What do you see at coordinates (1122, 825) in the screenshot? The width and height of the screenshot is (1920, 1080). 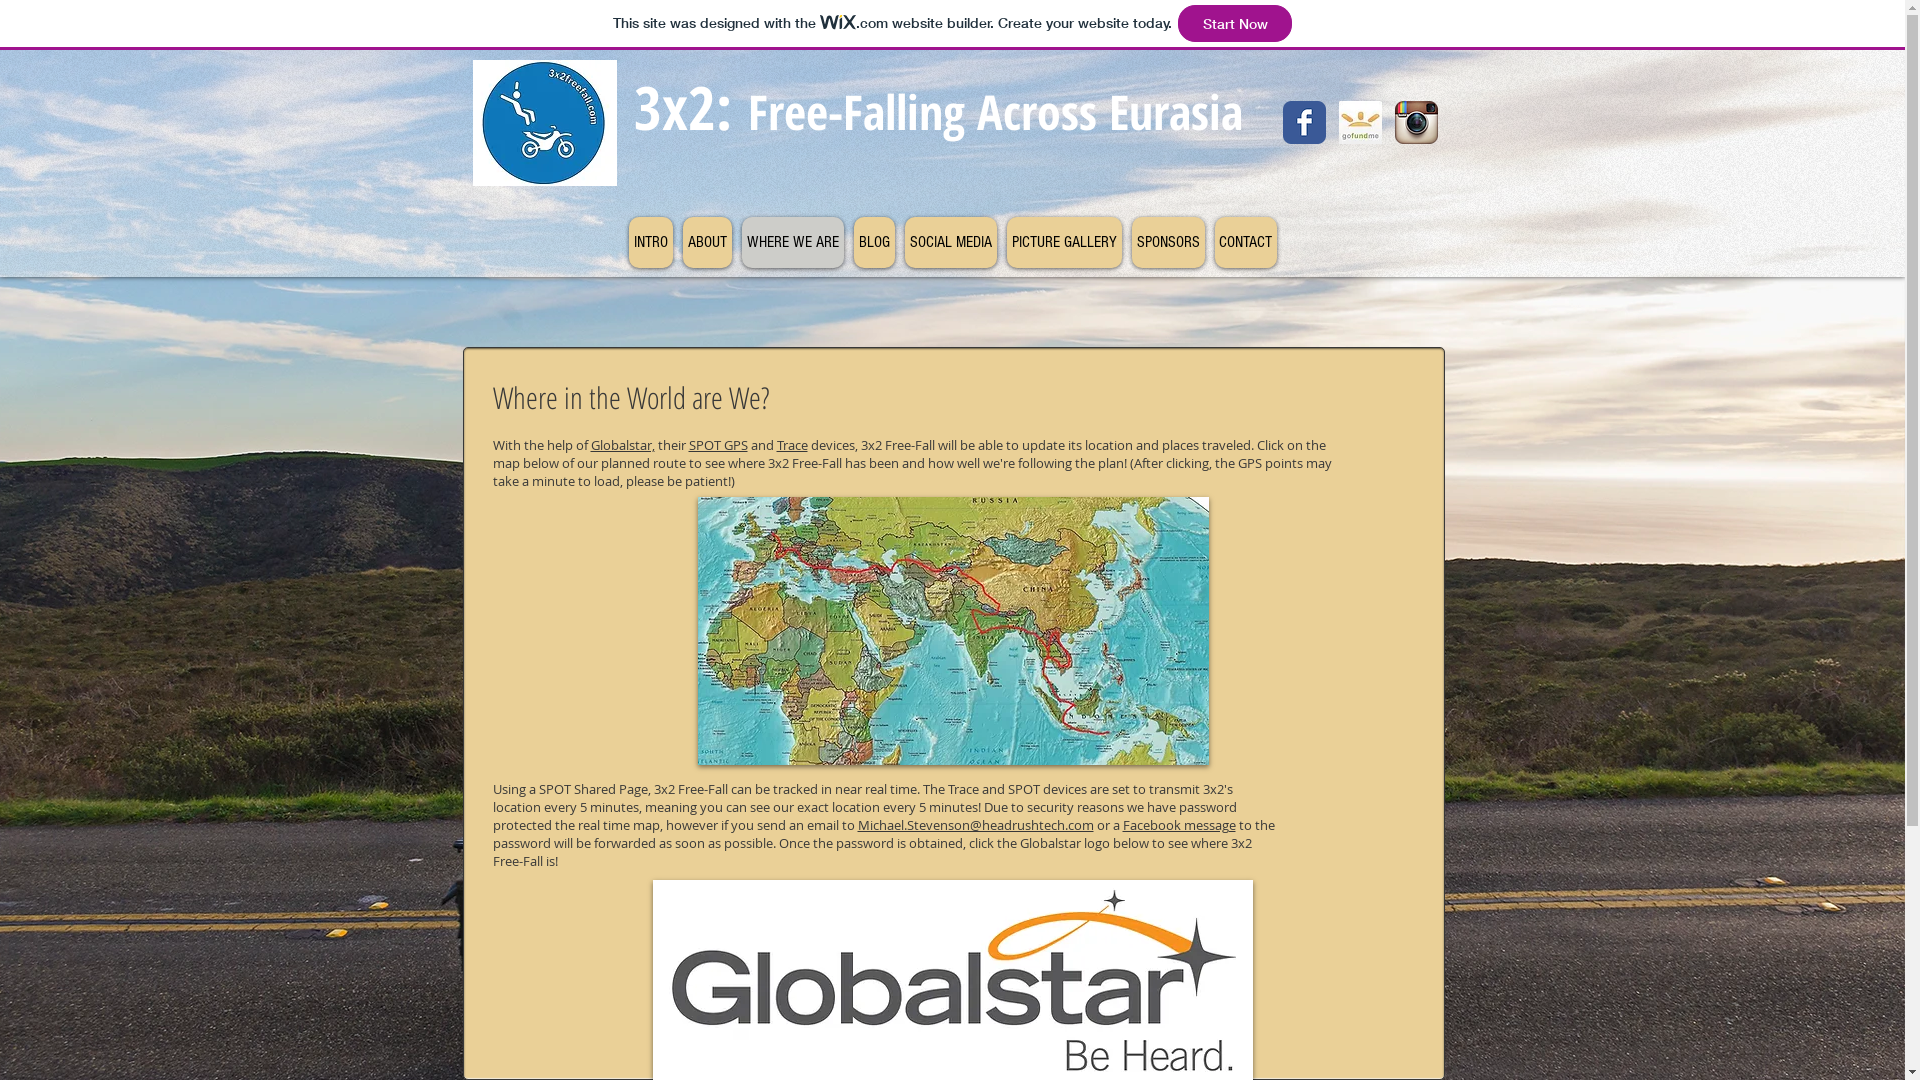 I see `'Facebook message'` at bounding box center [1122, 825].